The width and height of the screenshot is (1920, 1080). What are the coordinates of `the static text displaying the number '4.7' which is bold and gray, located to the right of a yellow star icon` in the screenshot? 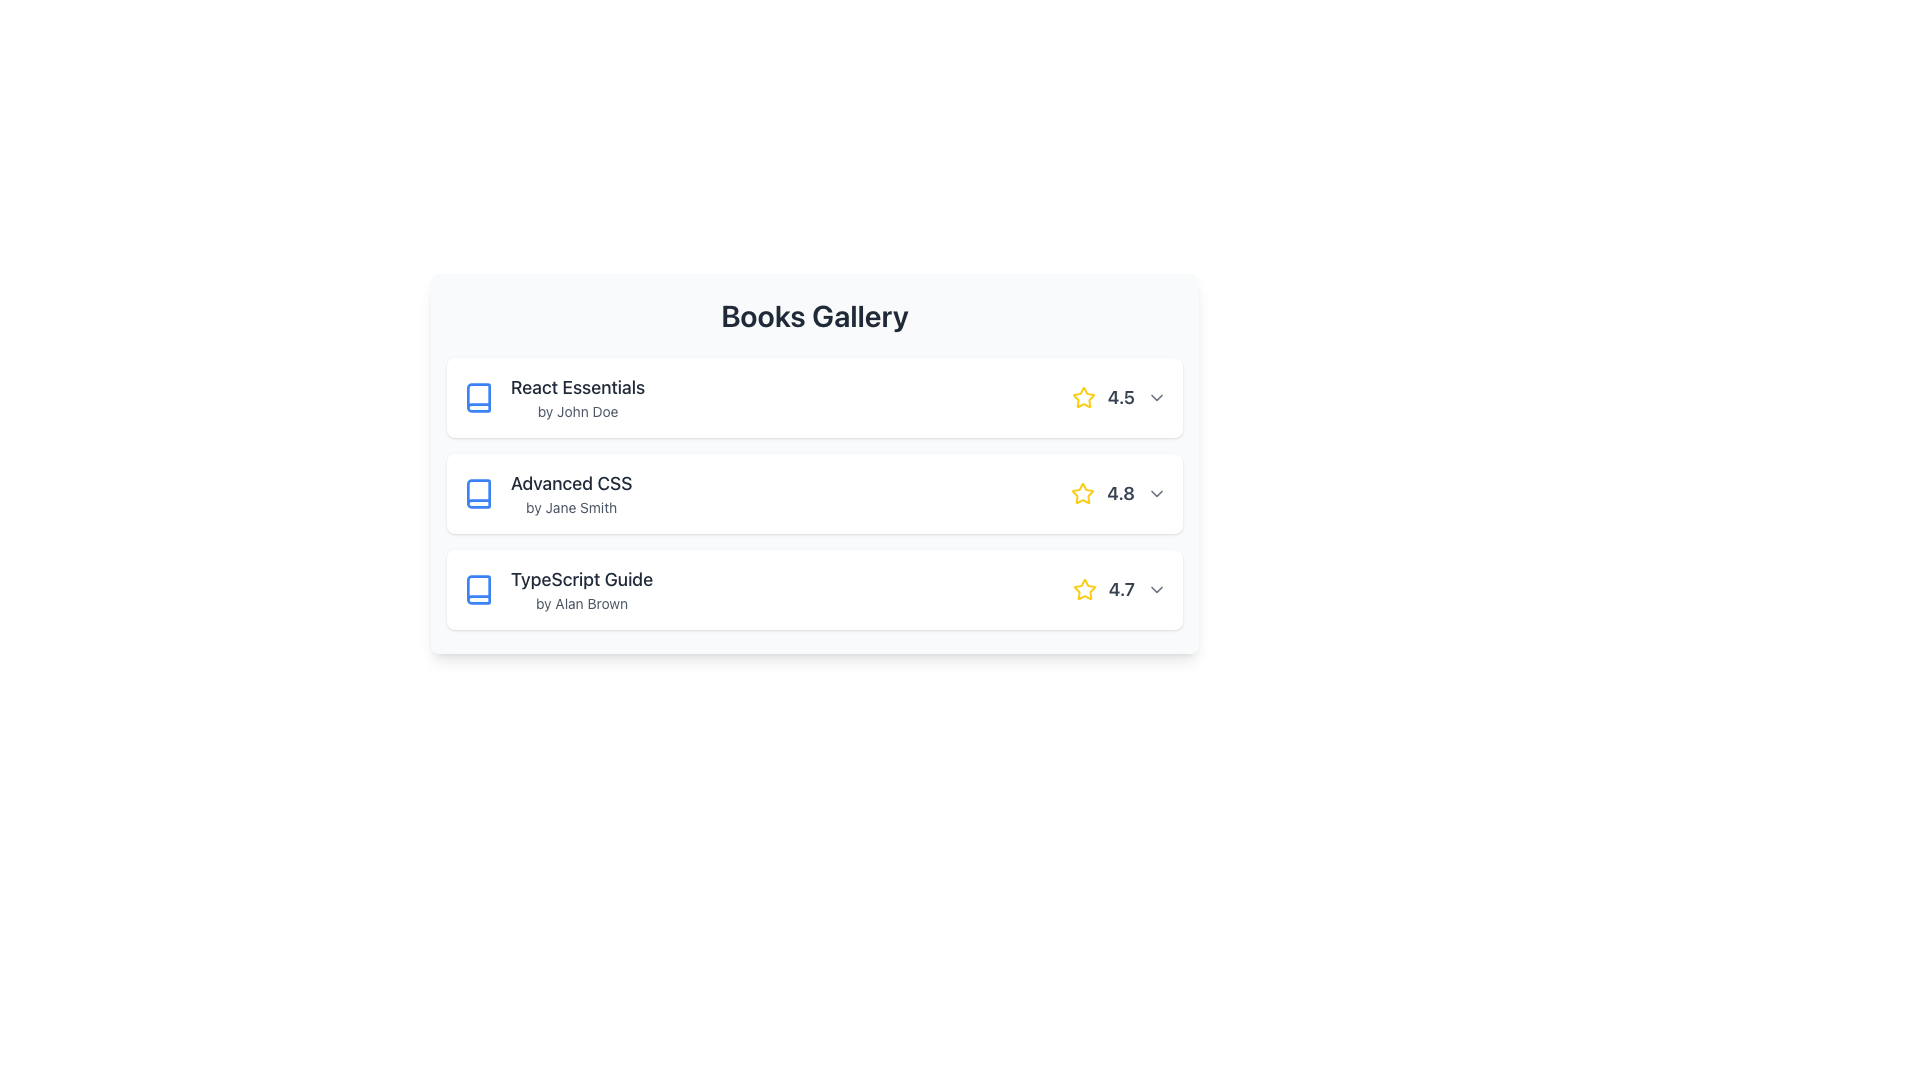 It's located at (1121, 589).